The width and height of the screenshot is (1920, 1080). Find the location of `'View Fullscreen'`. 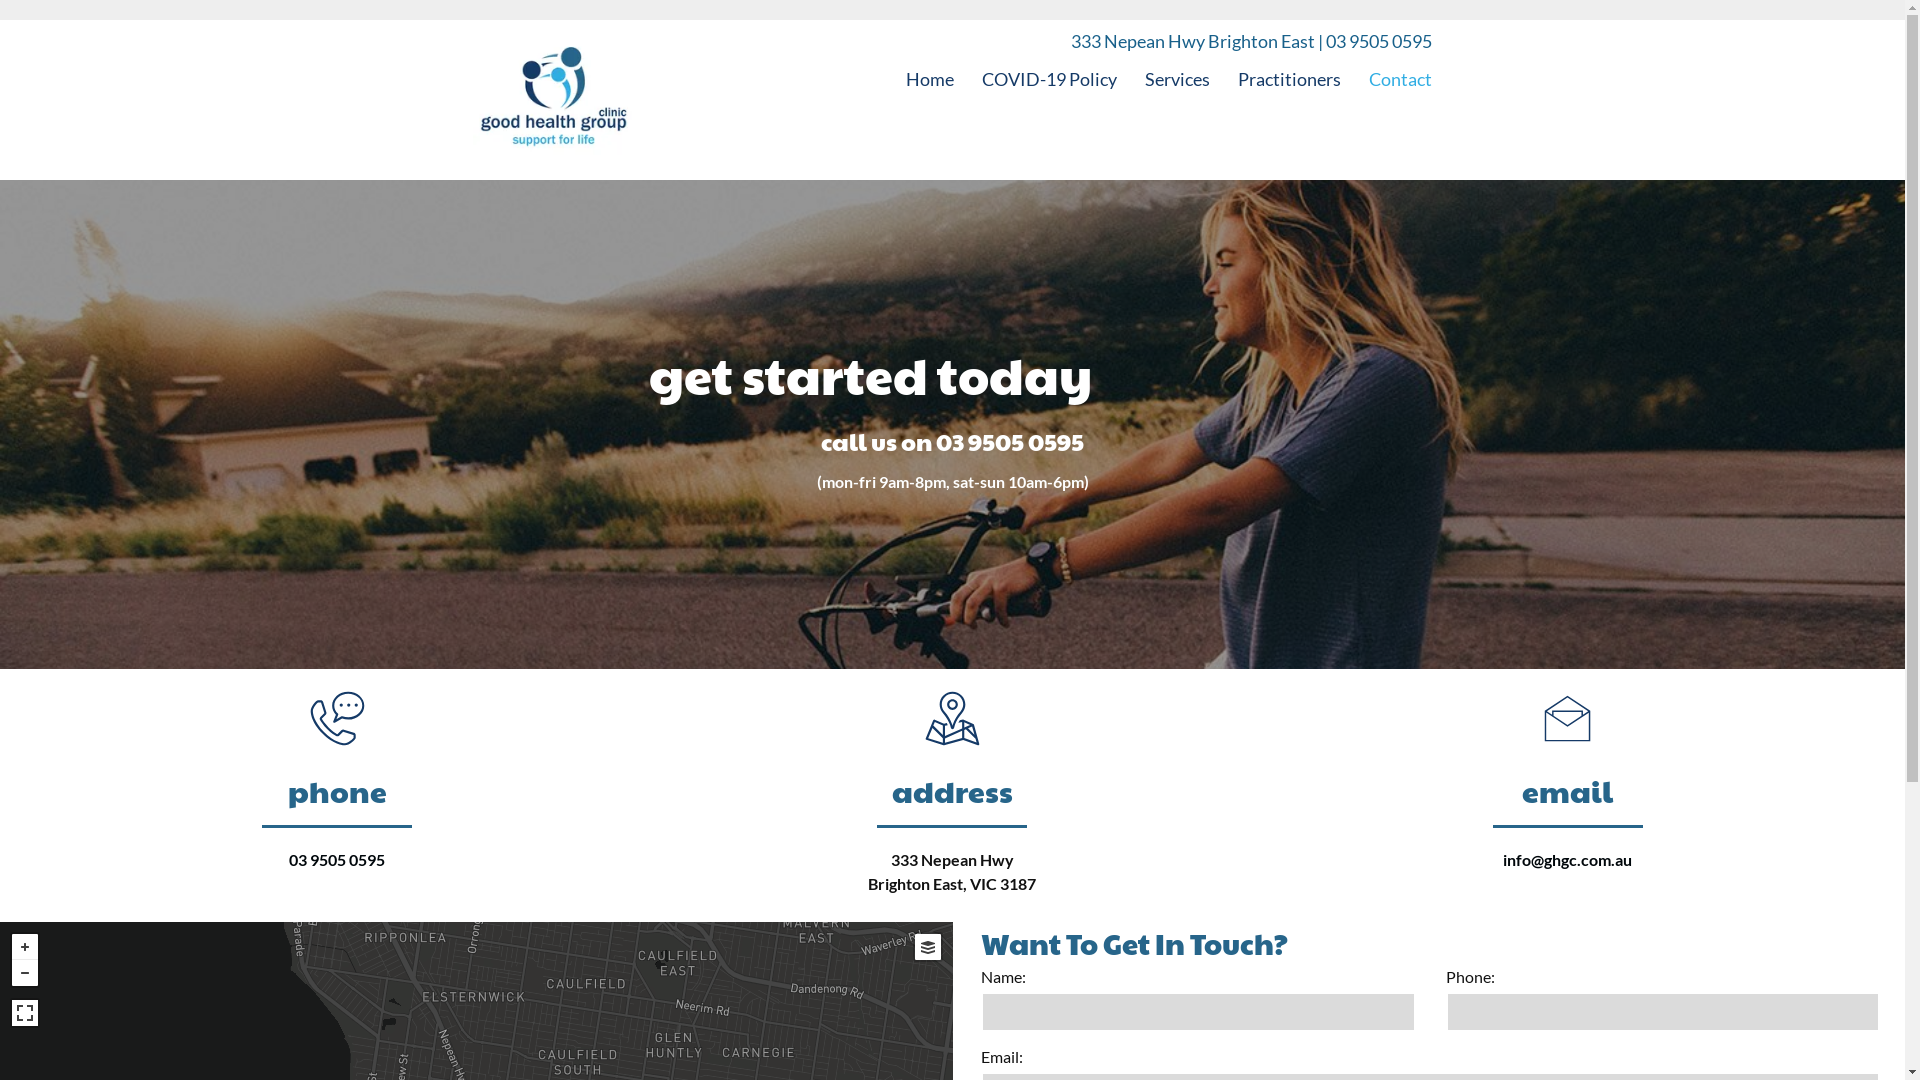

'View Fullscreen' is located at coordinates (24, 1013).